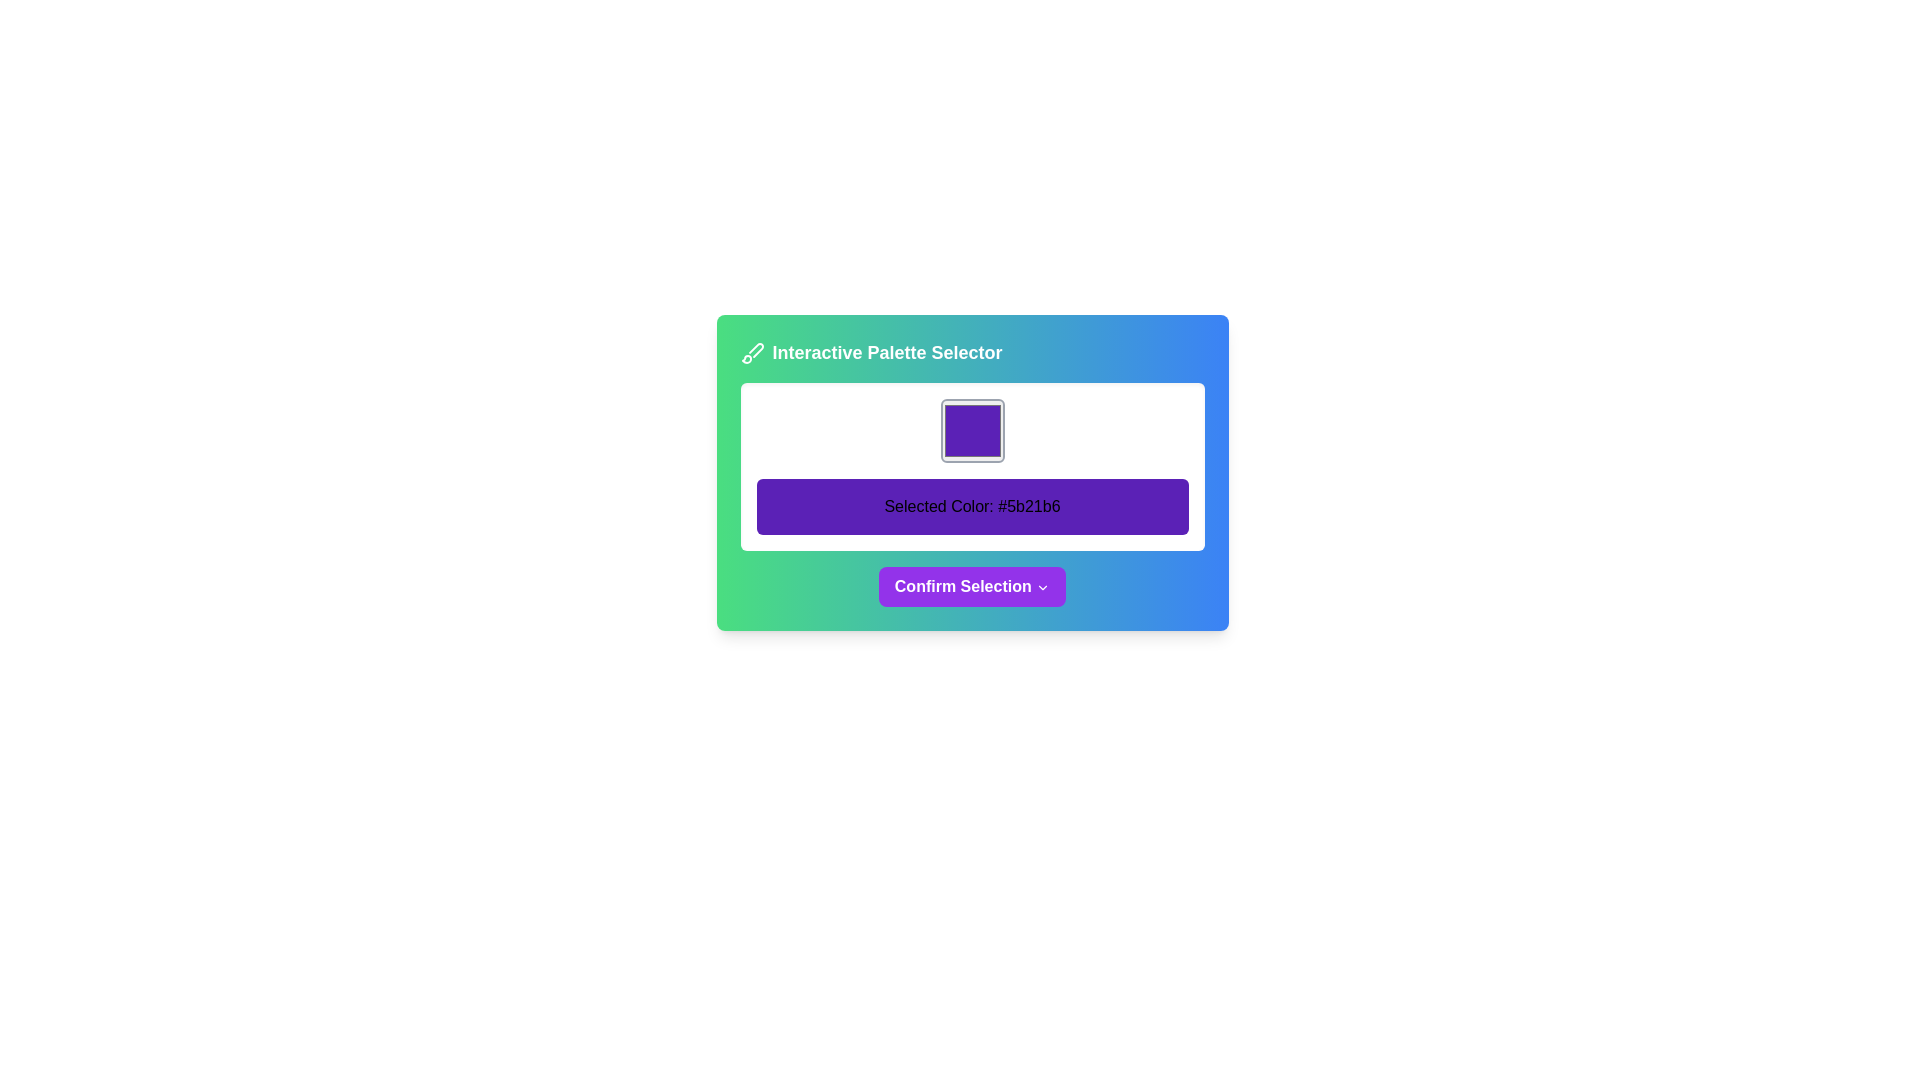 The image size is (1920, 1080). I want to click on the Color Picker Button, which is a square-shaped color chooser filled with purple (#5b21b6) located centrally in the 'Interactive Palette Selector' component, so click(972, 473).